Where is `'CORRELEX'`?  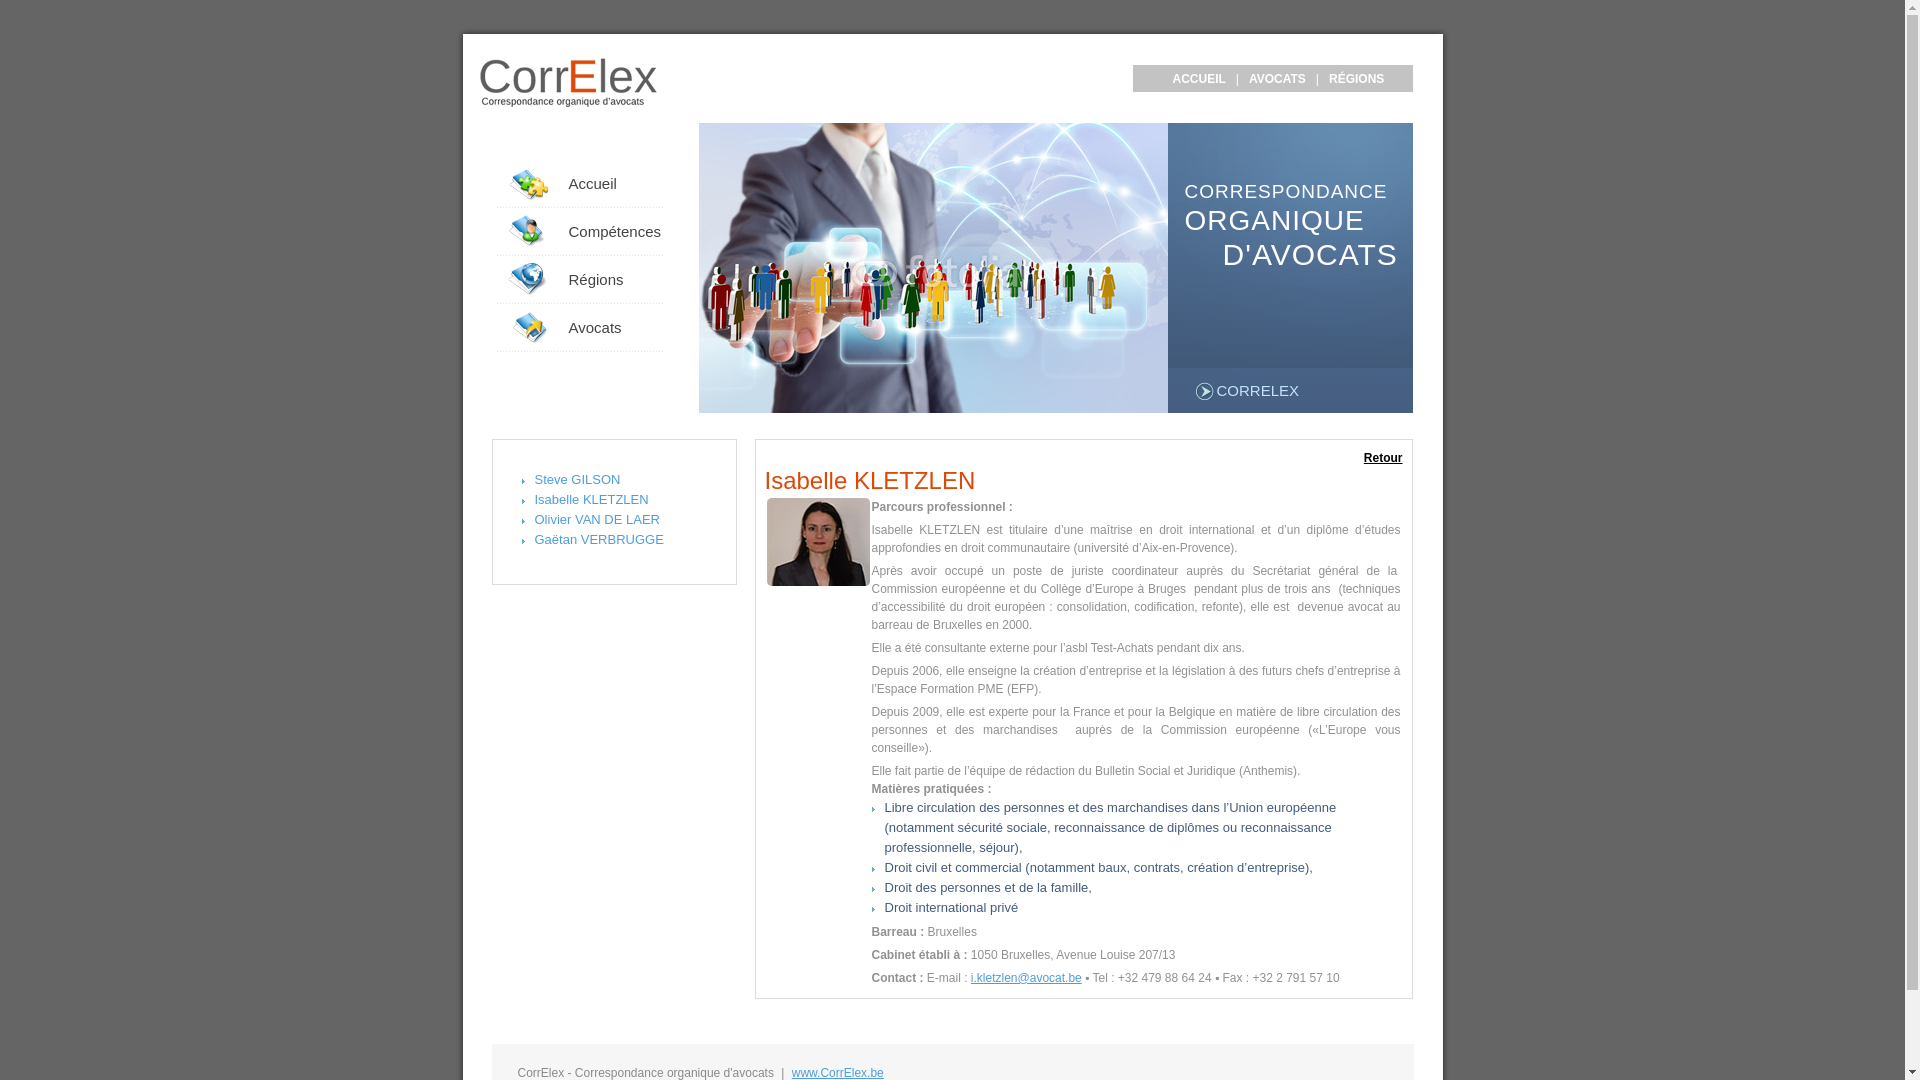
'CORRELEX' is located at coordinates (1245, 390).